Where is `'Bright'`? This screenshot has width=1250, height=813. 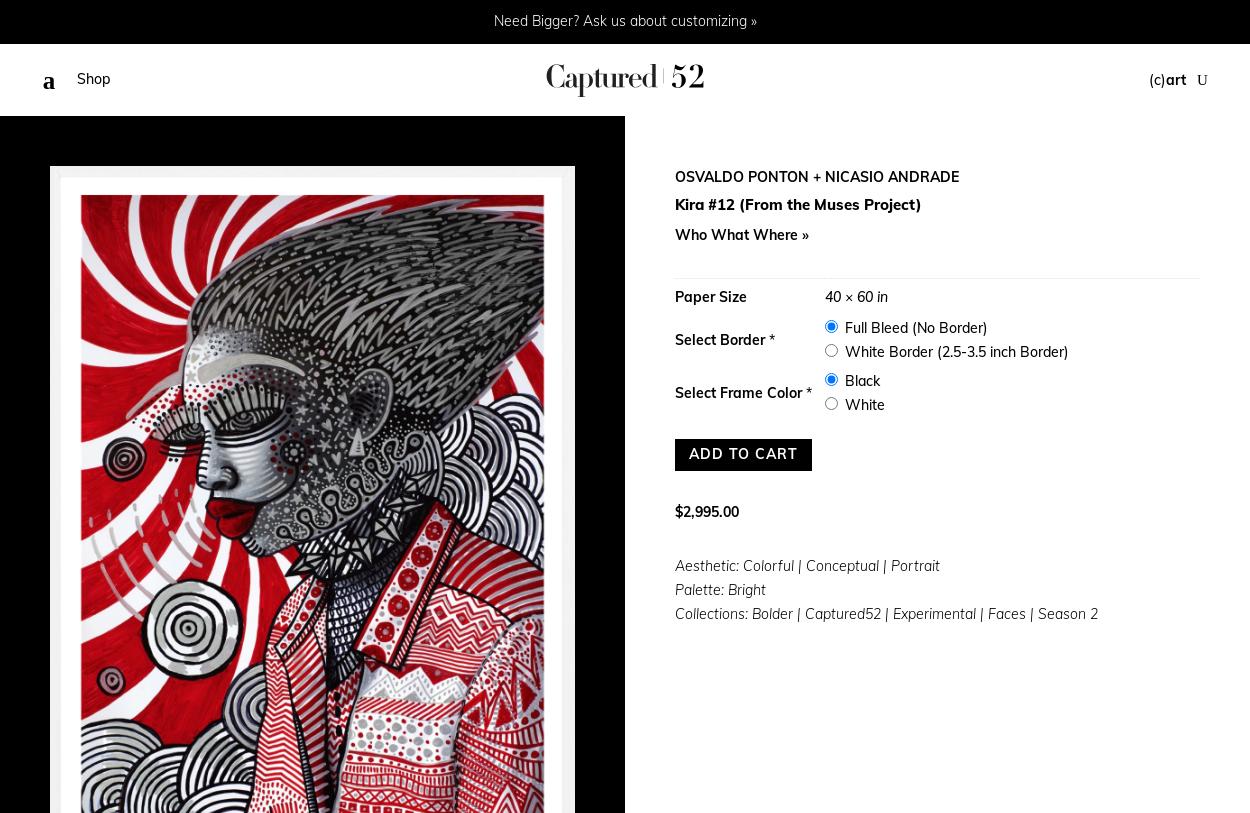
'Bright' is located at coordinates (727, 589).